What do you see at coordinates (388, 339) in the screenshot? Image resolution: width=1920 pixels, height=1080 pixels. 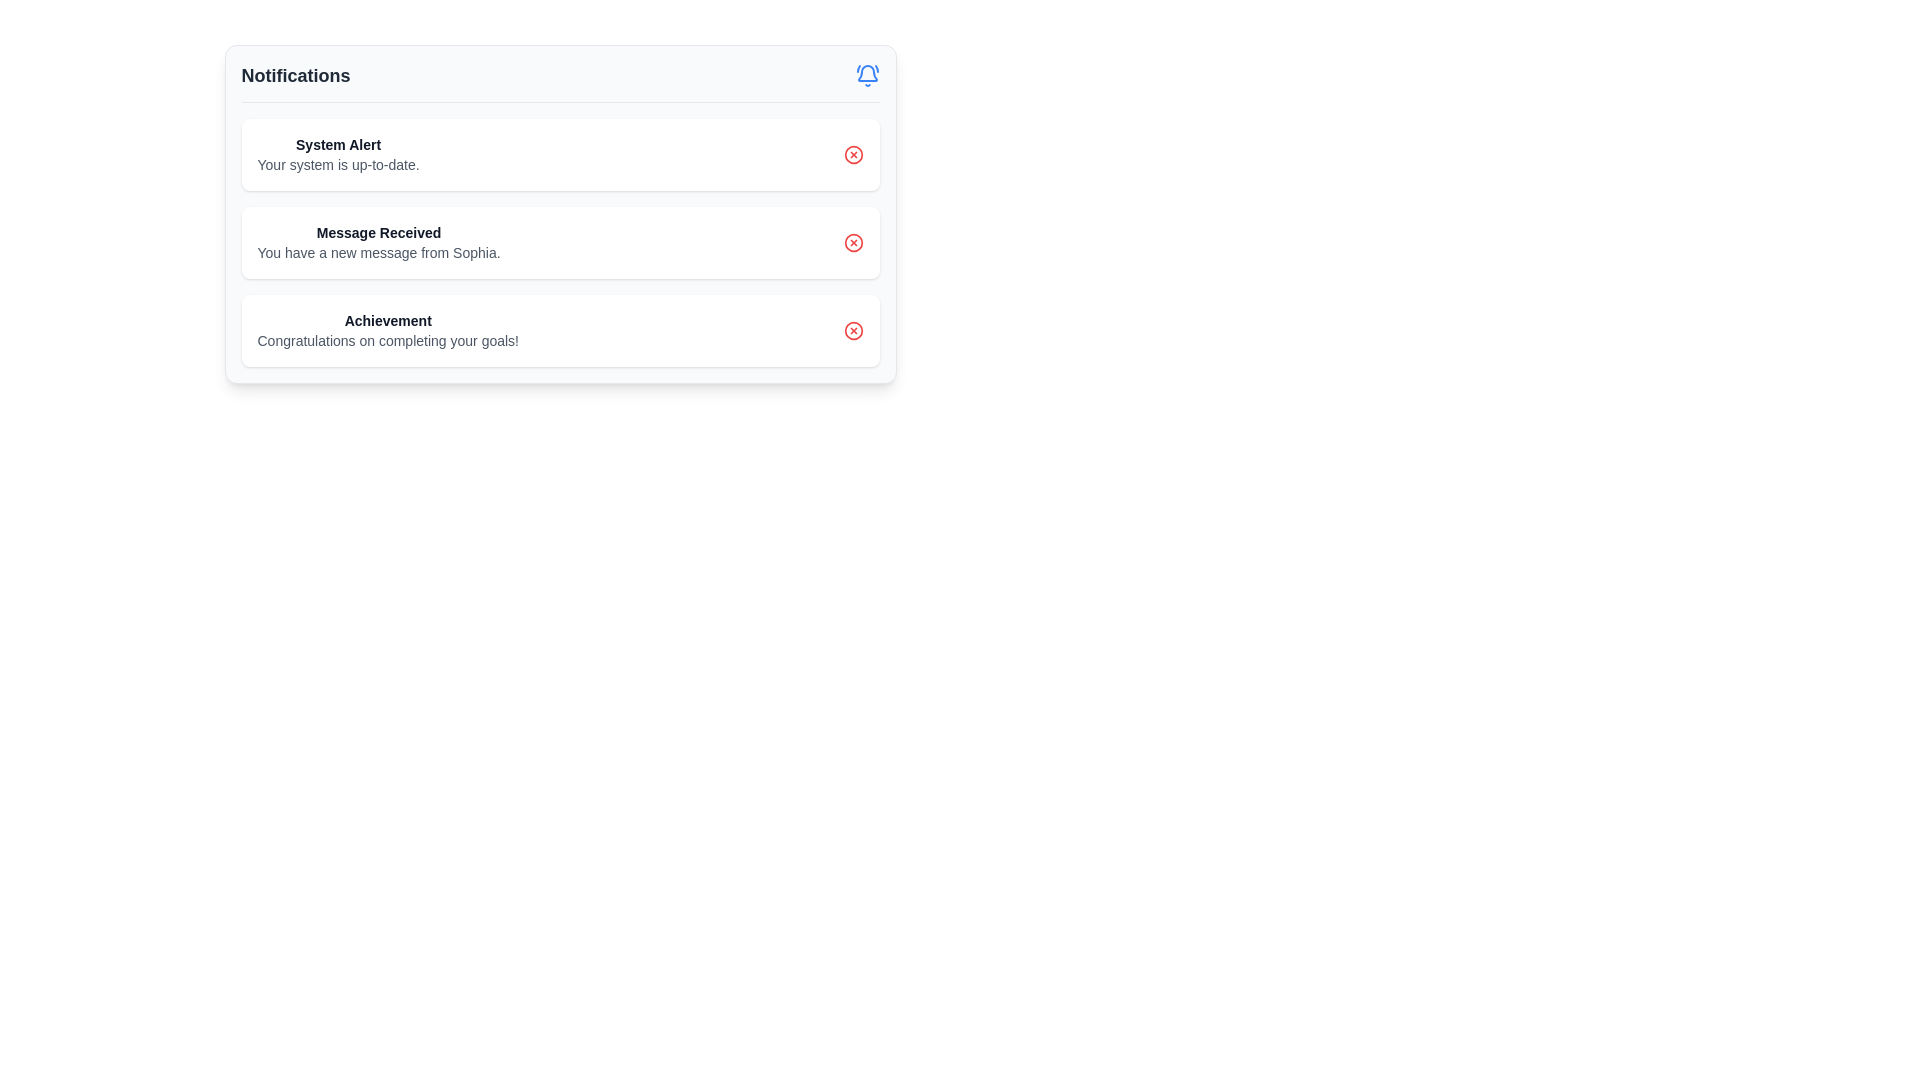 I see `the Text Label displaying the congratulatory message below the 'Achievement' notification heading` at bounding box center [388, 339].